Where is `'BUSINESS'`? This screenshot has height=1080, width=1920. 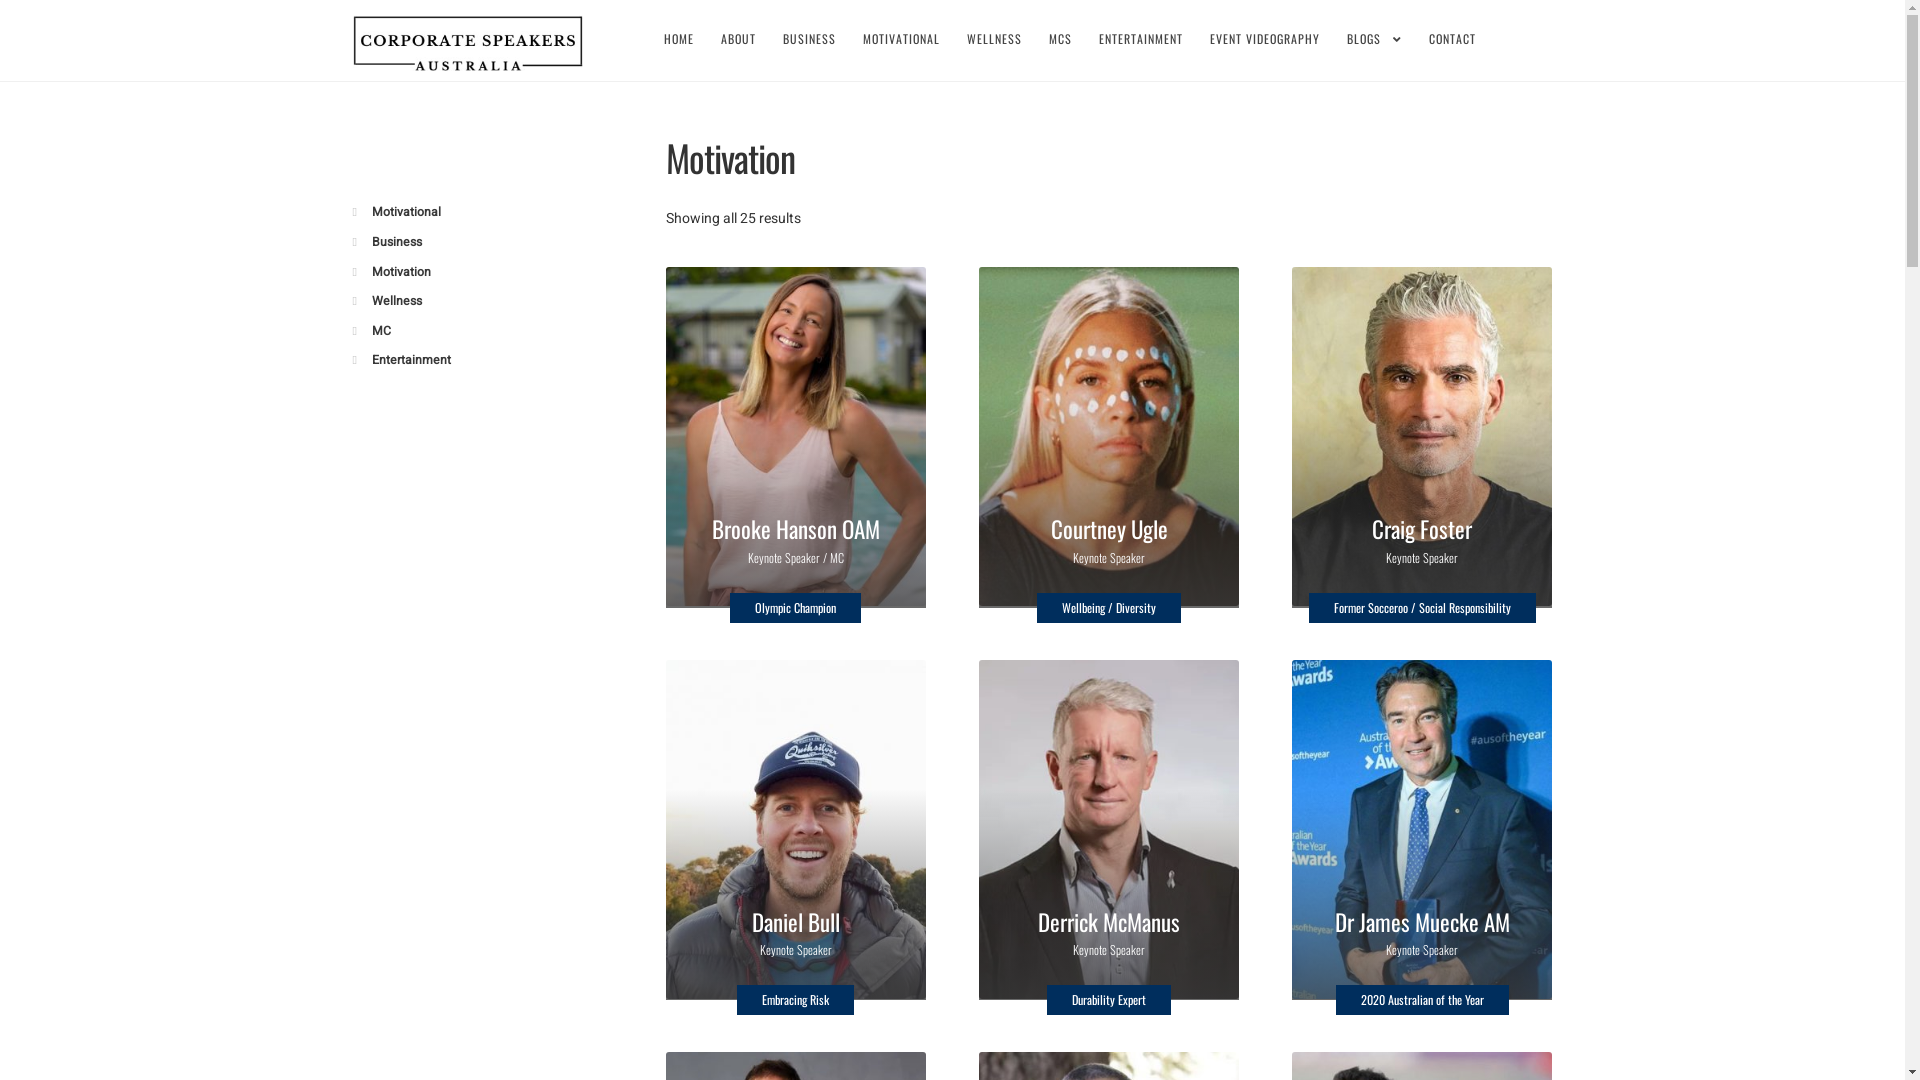 'BUSINESS' is located at coordinates (770, 38).